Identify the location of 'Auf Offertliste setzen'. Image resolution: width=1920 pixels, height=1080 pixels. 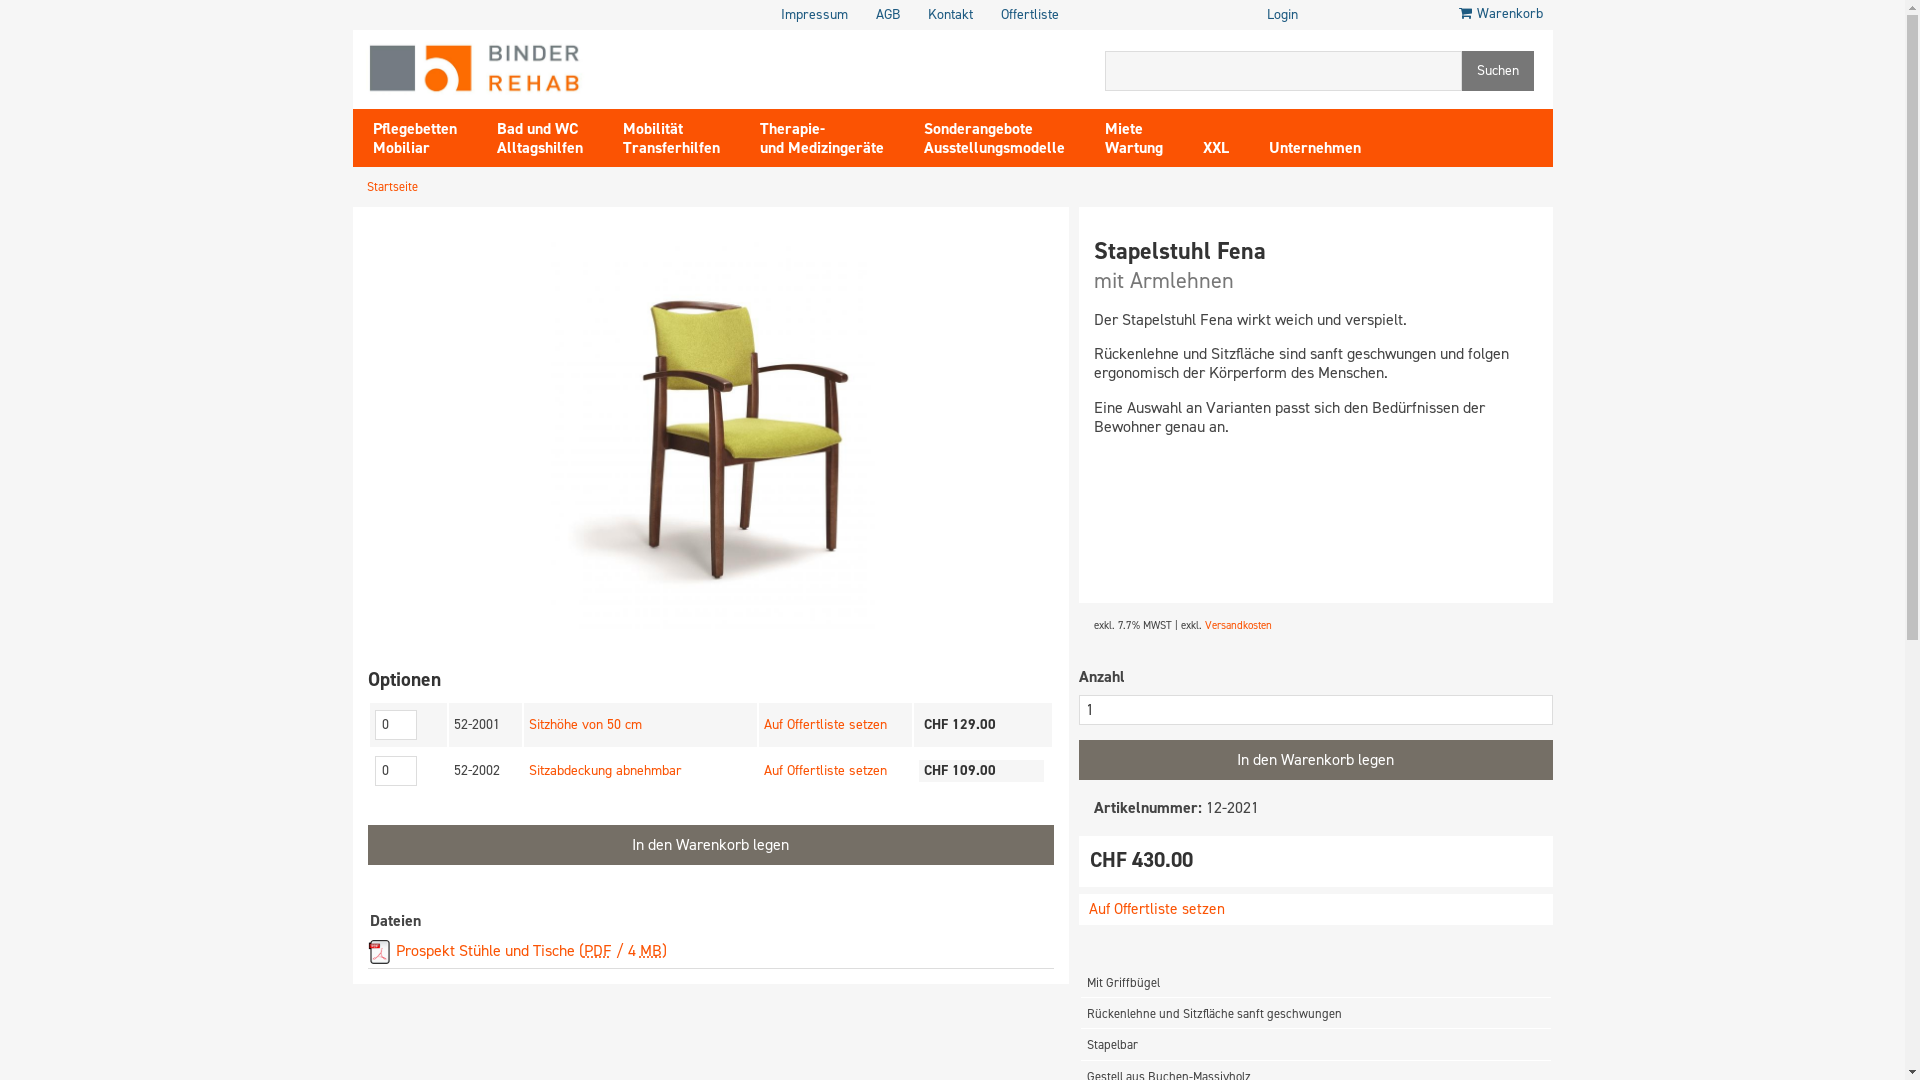
(825, 724).